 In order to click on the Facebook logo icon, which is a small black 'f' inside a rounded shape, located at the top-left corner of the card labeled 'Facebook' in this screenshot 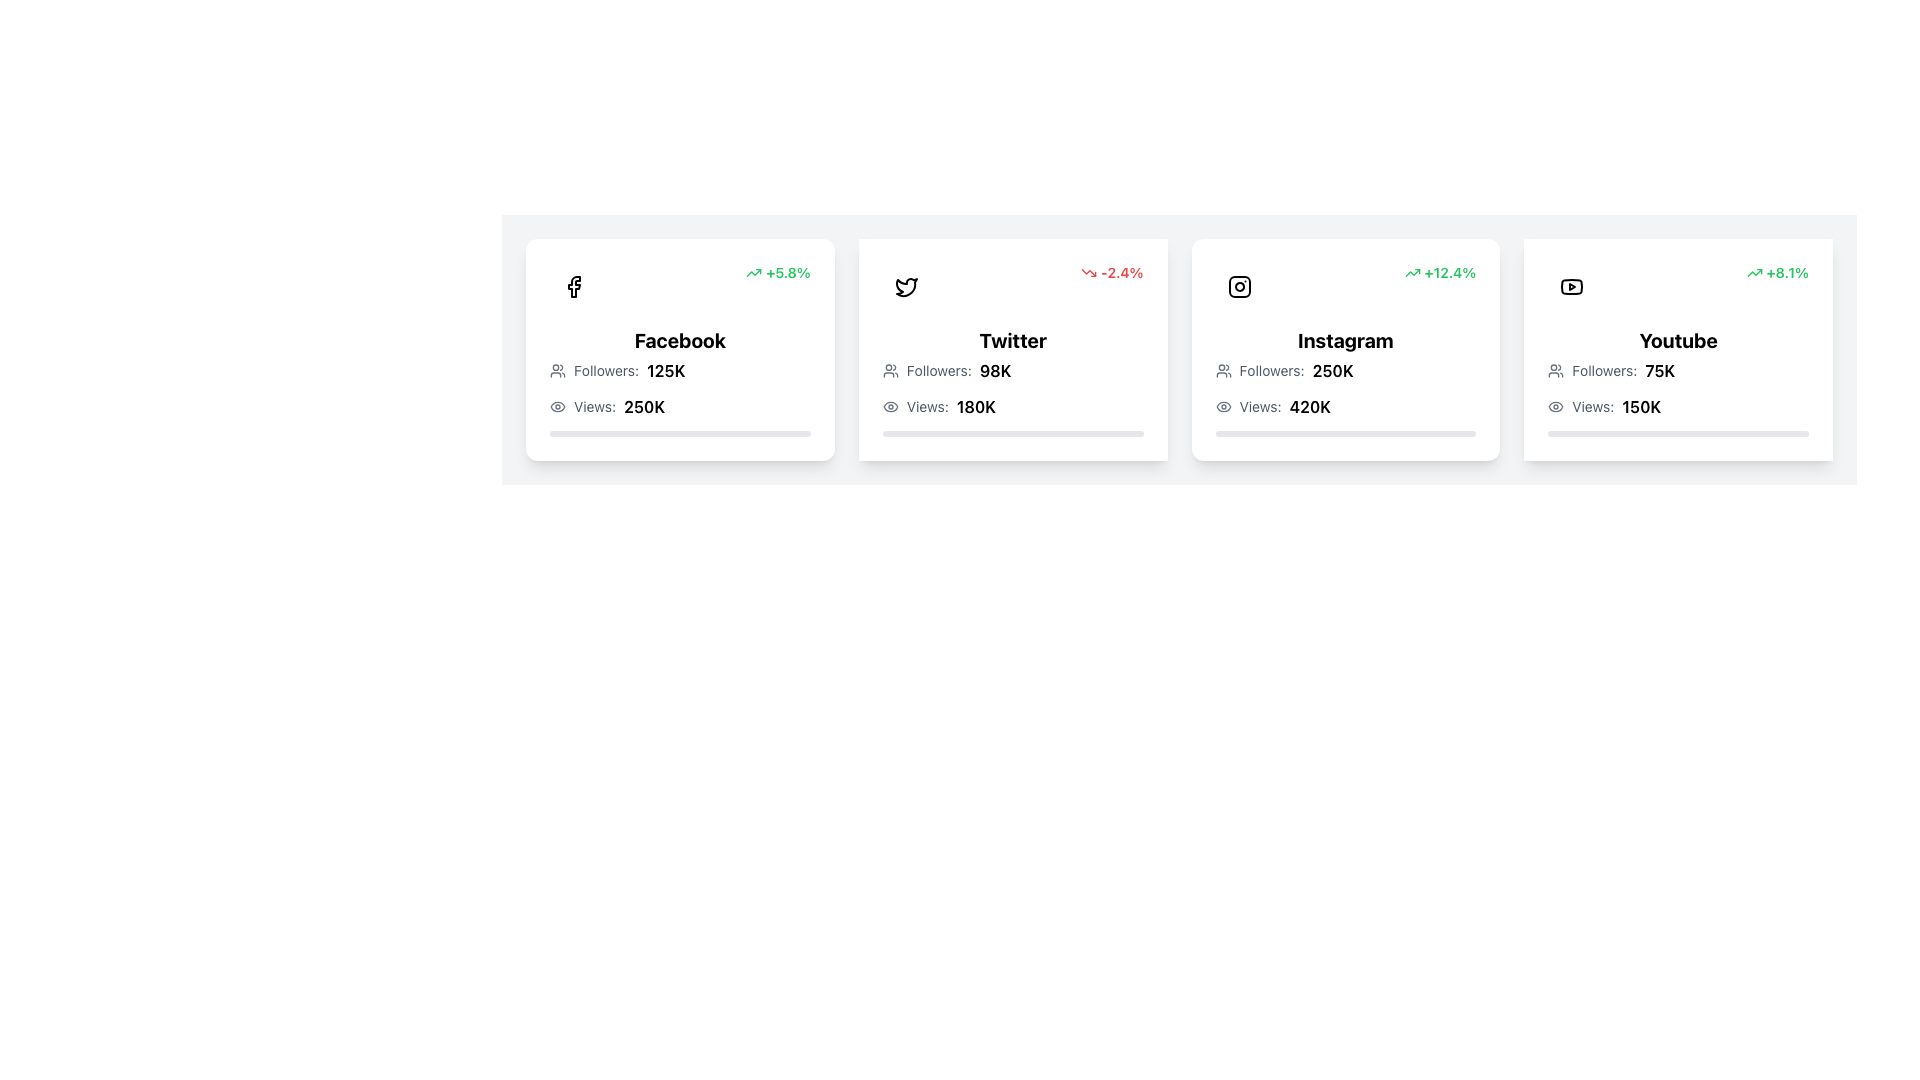, I will do `click(573, 286)`.